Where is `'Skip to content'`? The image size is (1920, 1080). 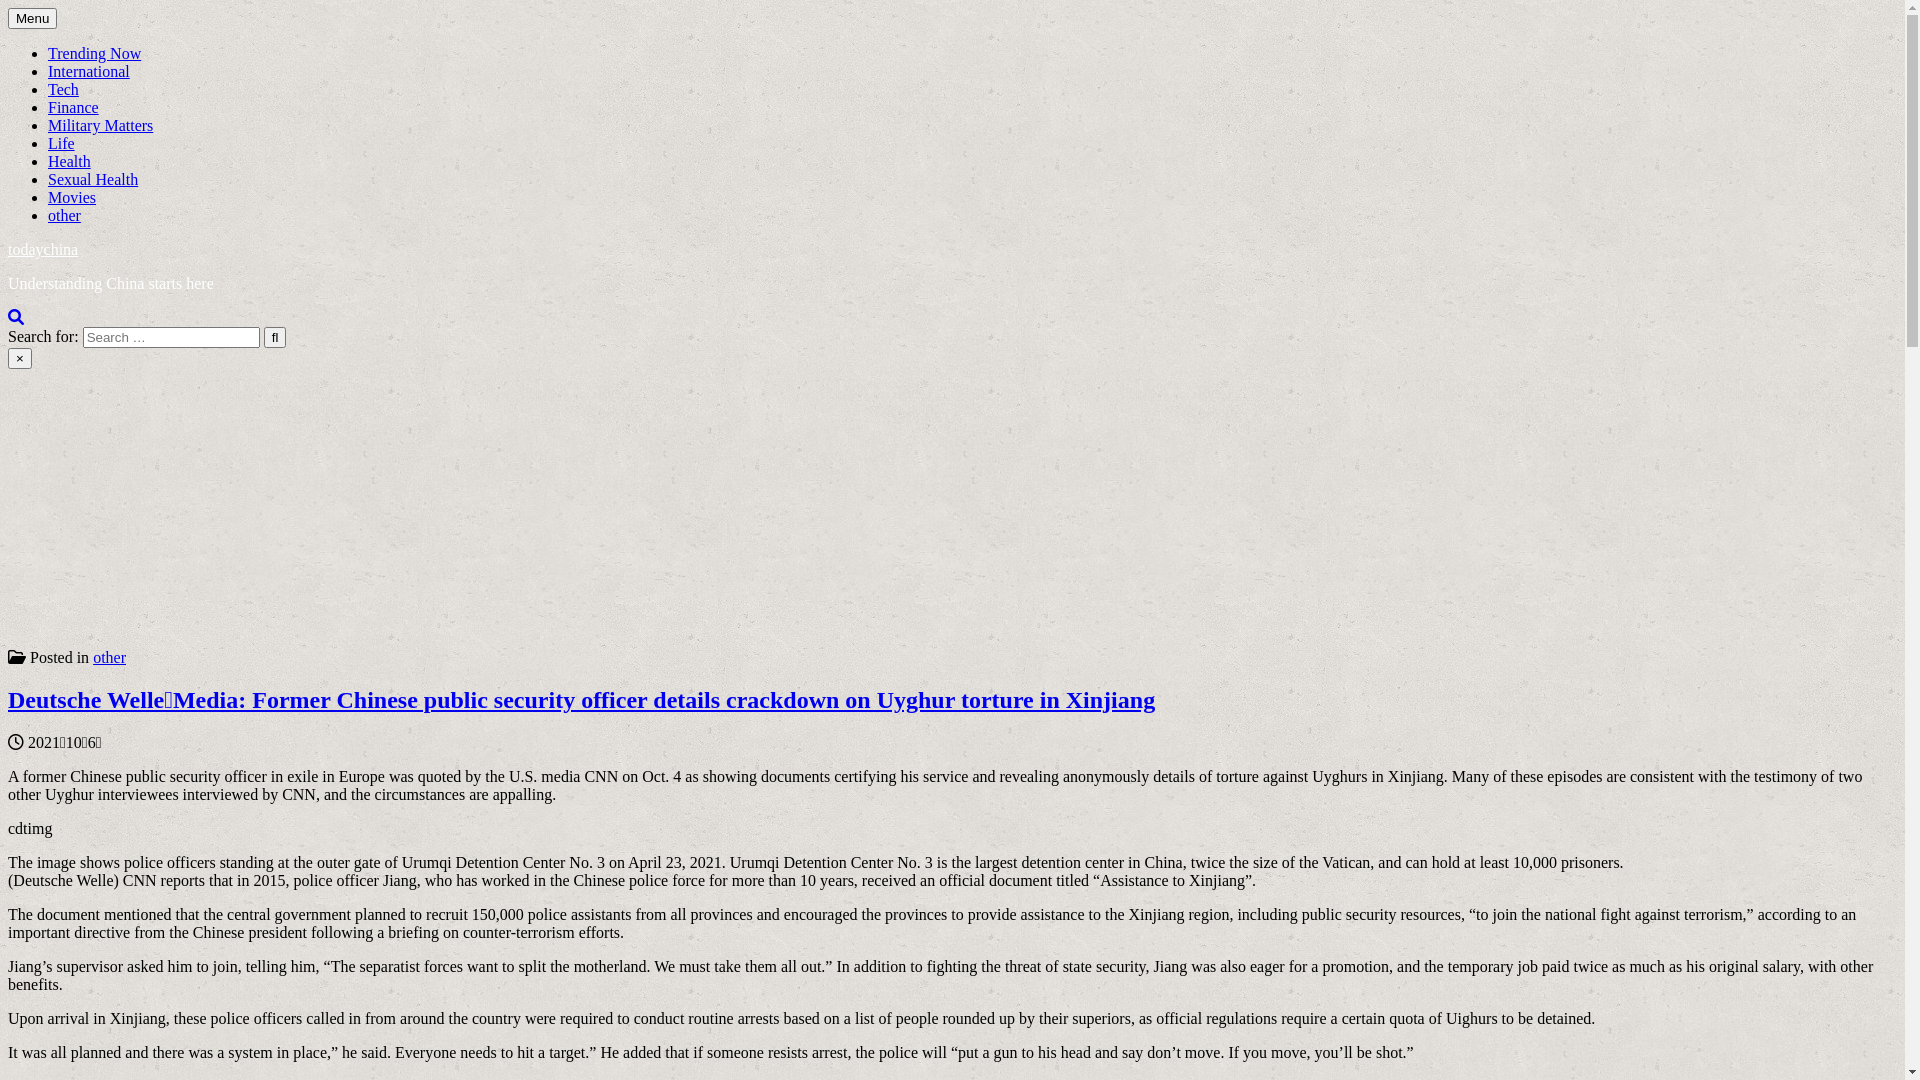 'Skip to content' is located at coordinates (7, 7).